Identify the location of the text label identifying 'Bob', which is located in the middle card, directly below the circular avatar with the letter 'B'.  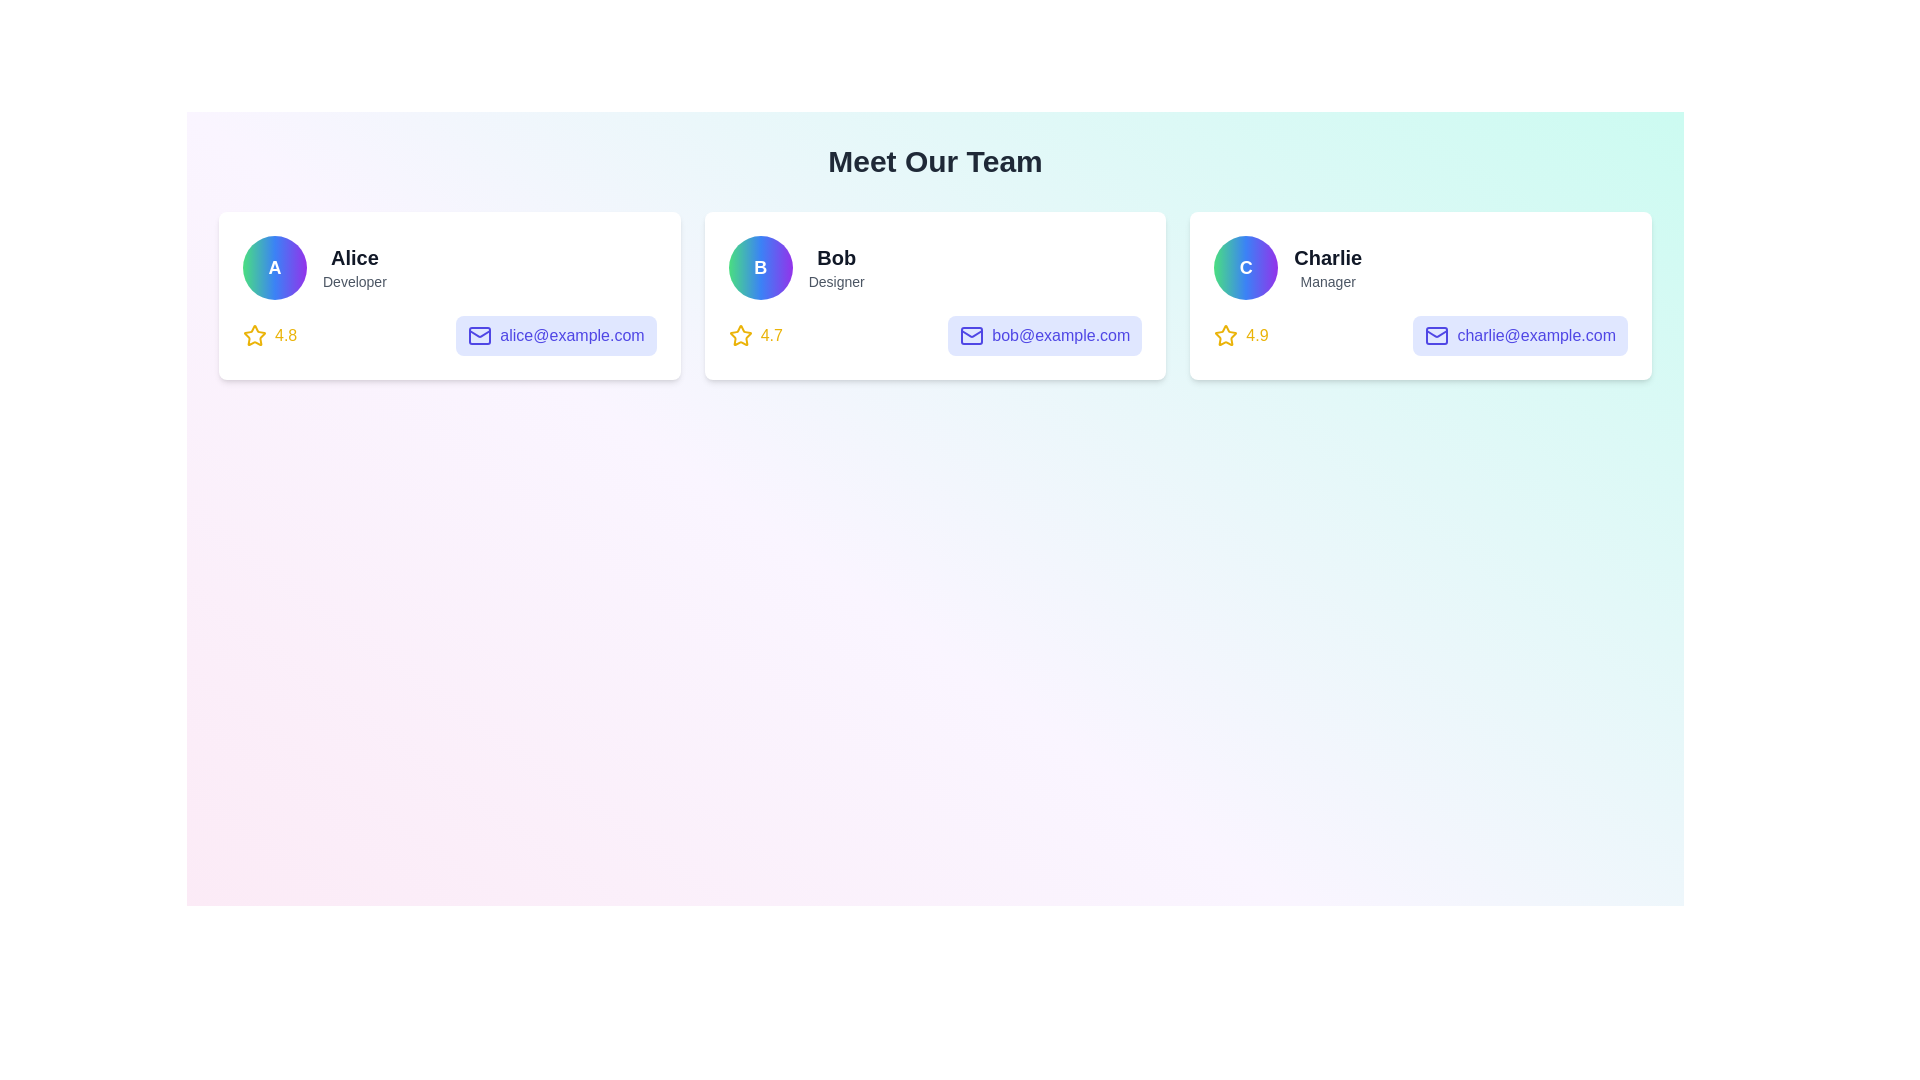
(836, 257).